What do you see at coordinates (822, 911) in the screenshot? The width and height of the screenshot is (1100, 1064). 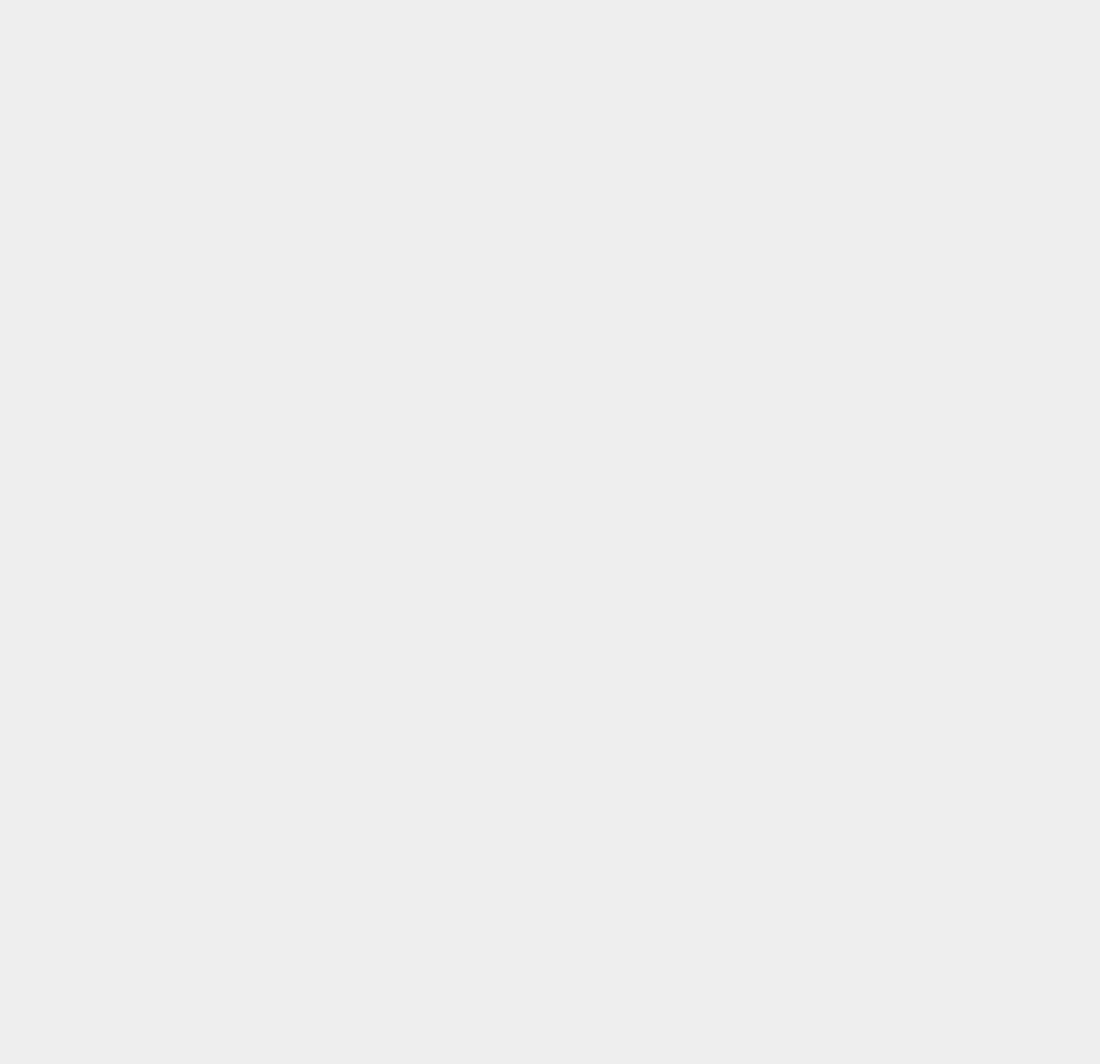 I see `'Google Panda'` at bounding box center [822, 911].